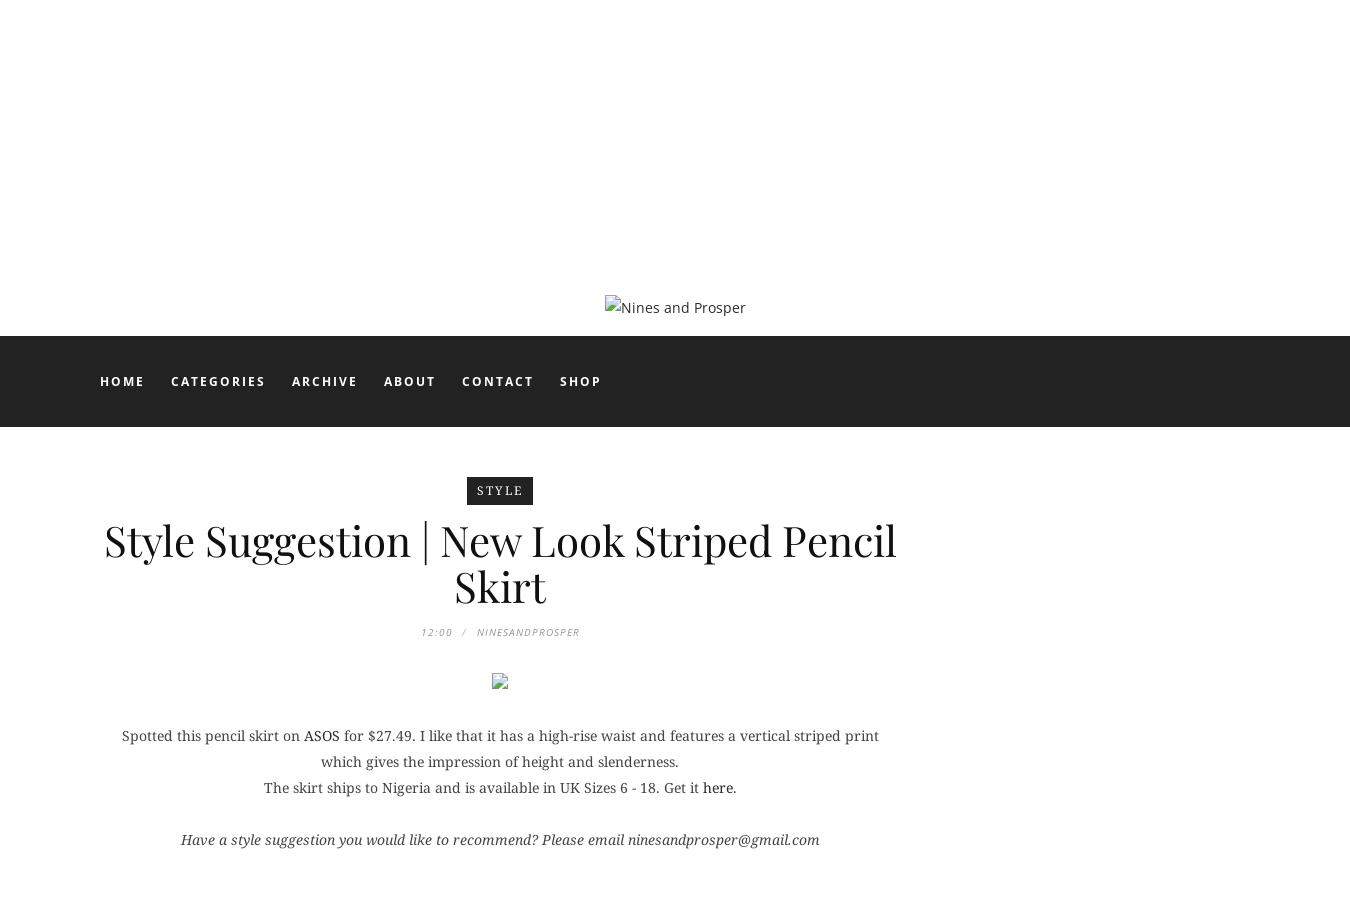  What do you see at coordinates (715, 786) in the screenshot?
I see `'here'` at bounding box center [715, 786].